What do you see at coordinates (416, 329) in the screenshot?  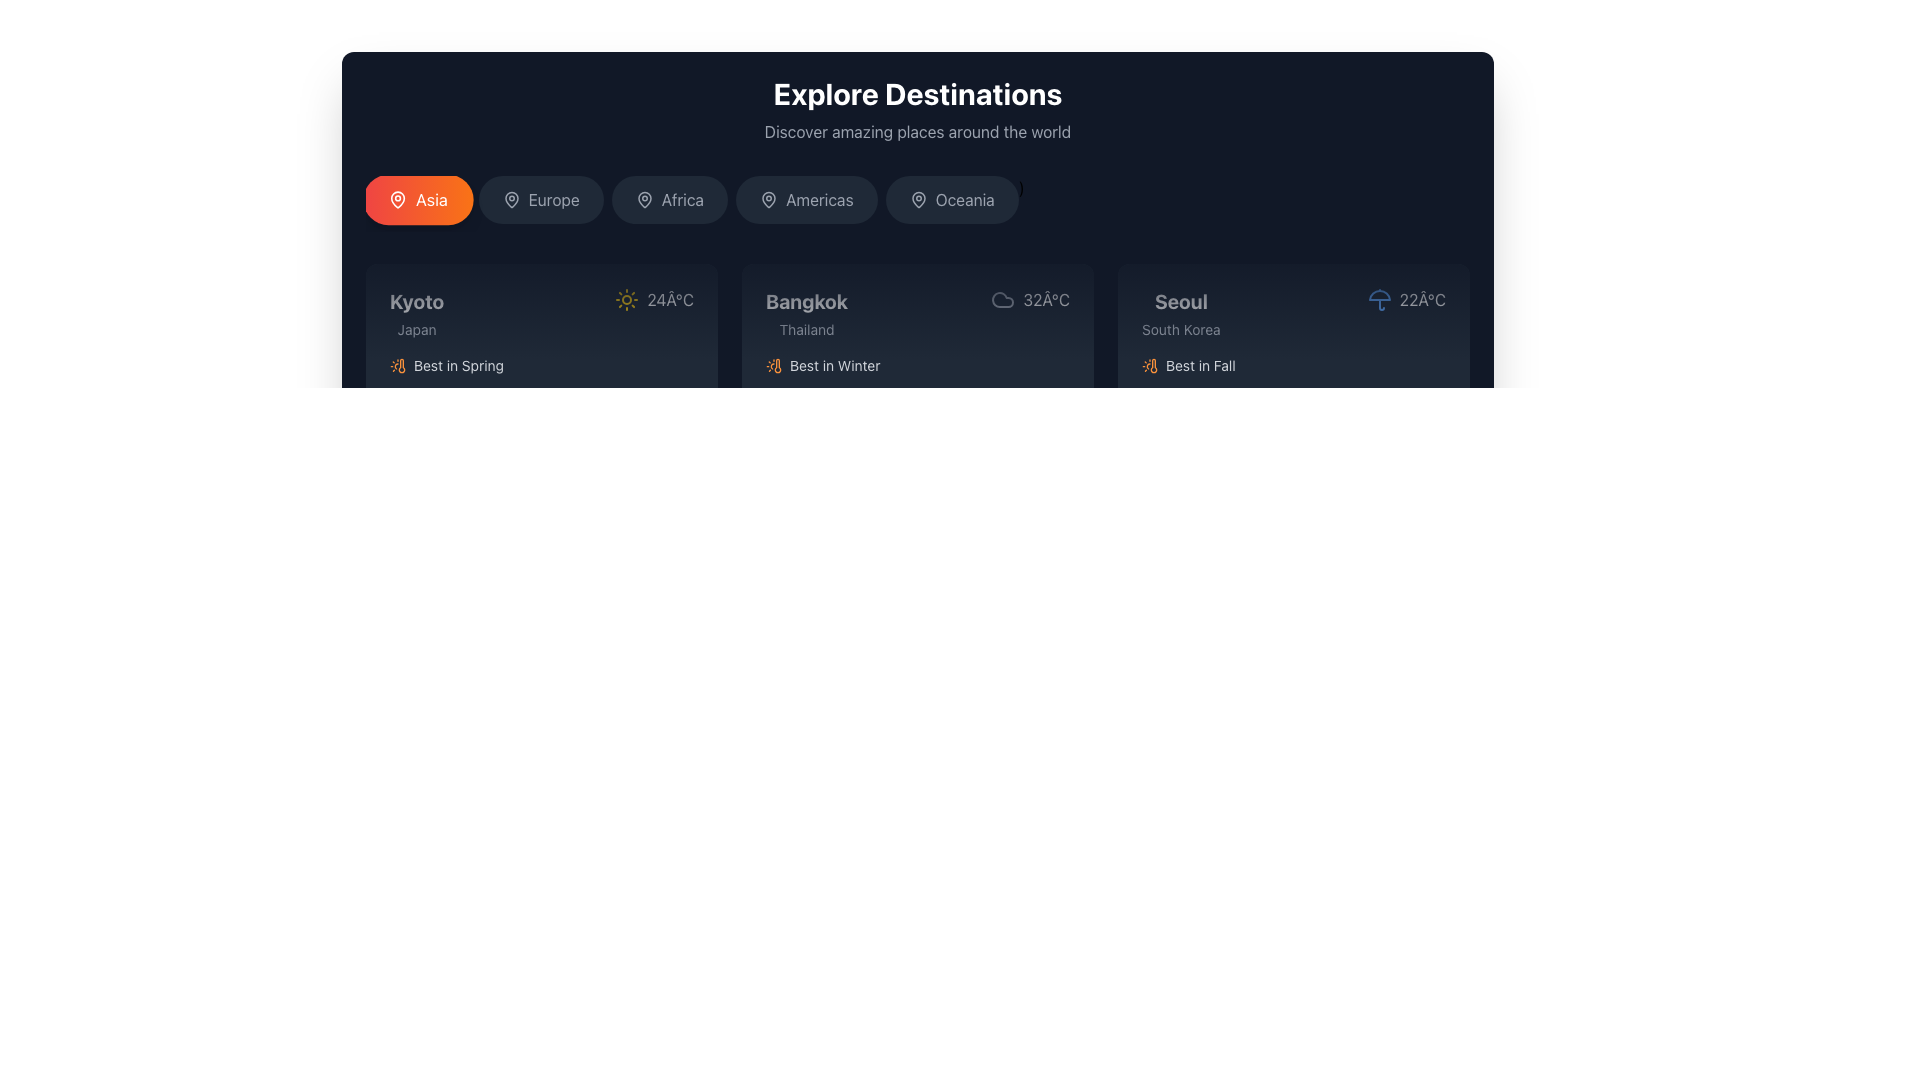 I see `the text label indicating the country corresponding to the city 'Kyoto', located below the 'Kyoto' text in the first card of the horizontal list of destination cards` at bounding box center [416, 329].